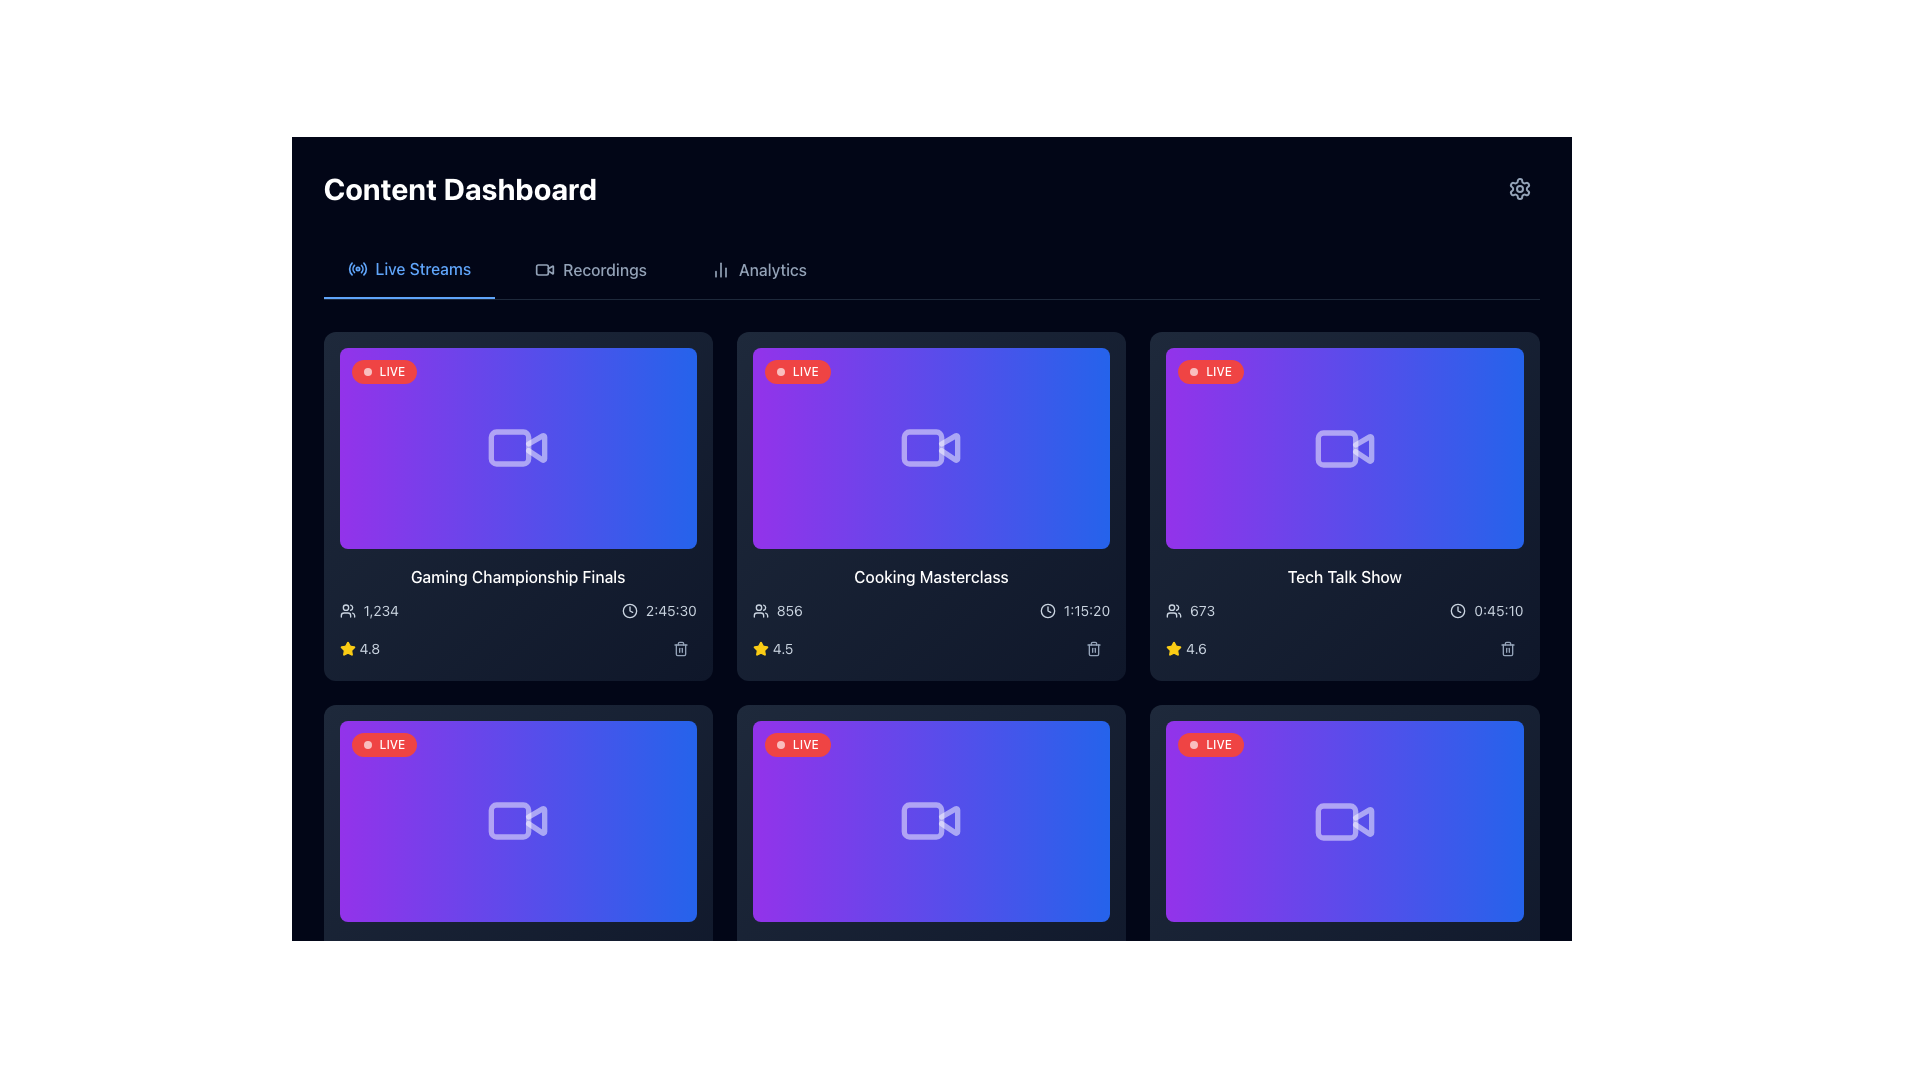 The width and height of the screenshot is (1920, 1080). I want to click on the settings button located in the top-right corner of the interface, which is styled as a circular button on the navigation bar, so click(1519, 189).